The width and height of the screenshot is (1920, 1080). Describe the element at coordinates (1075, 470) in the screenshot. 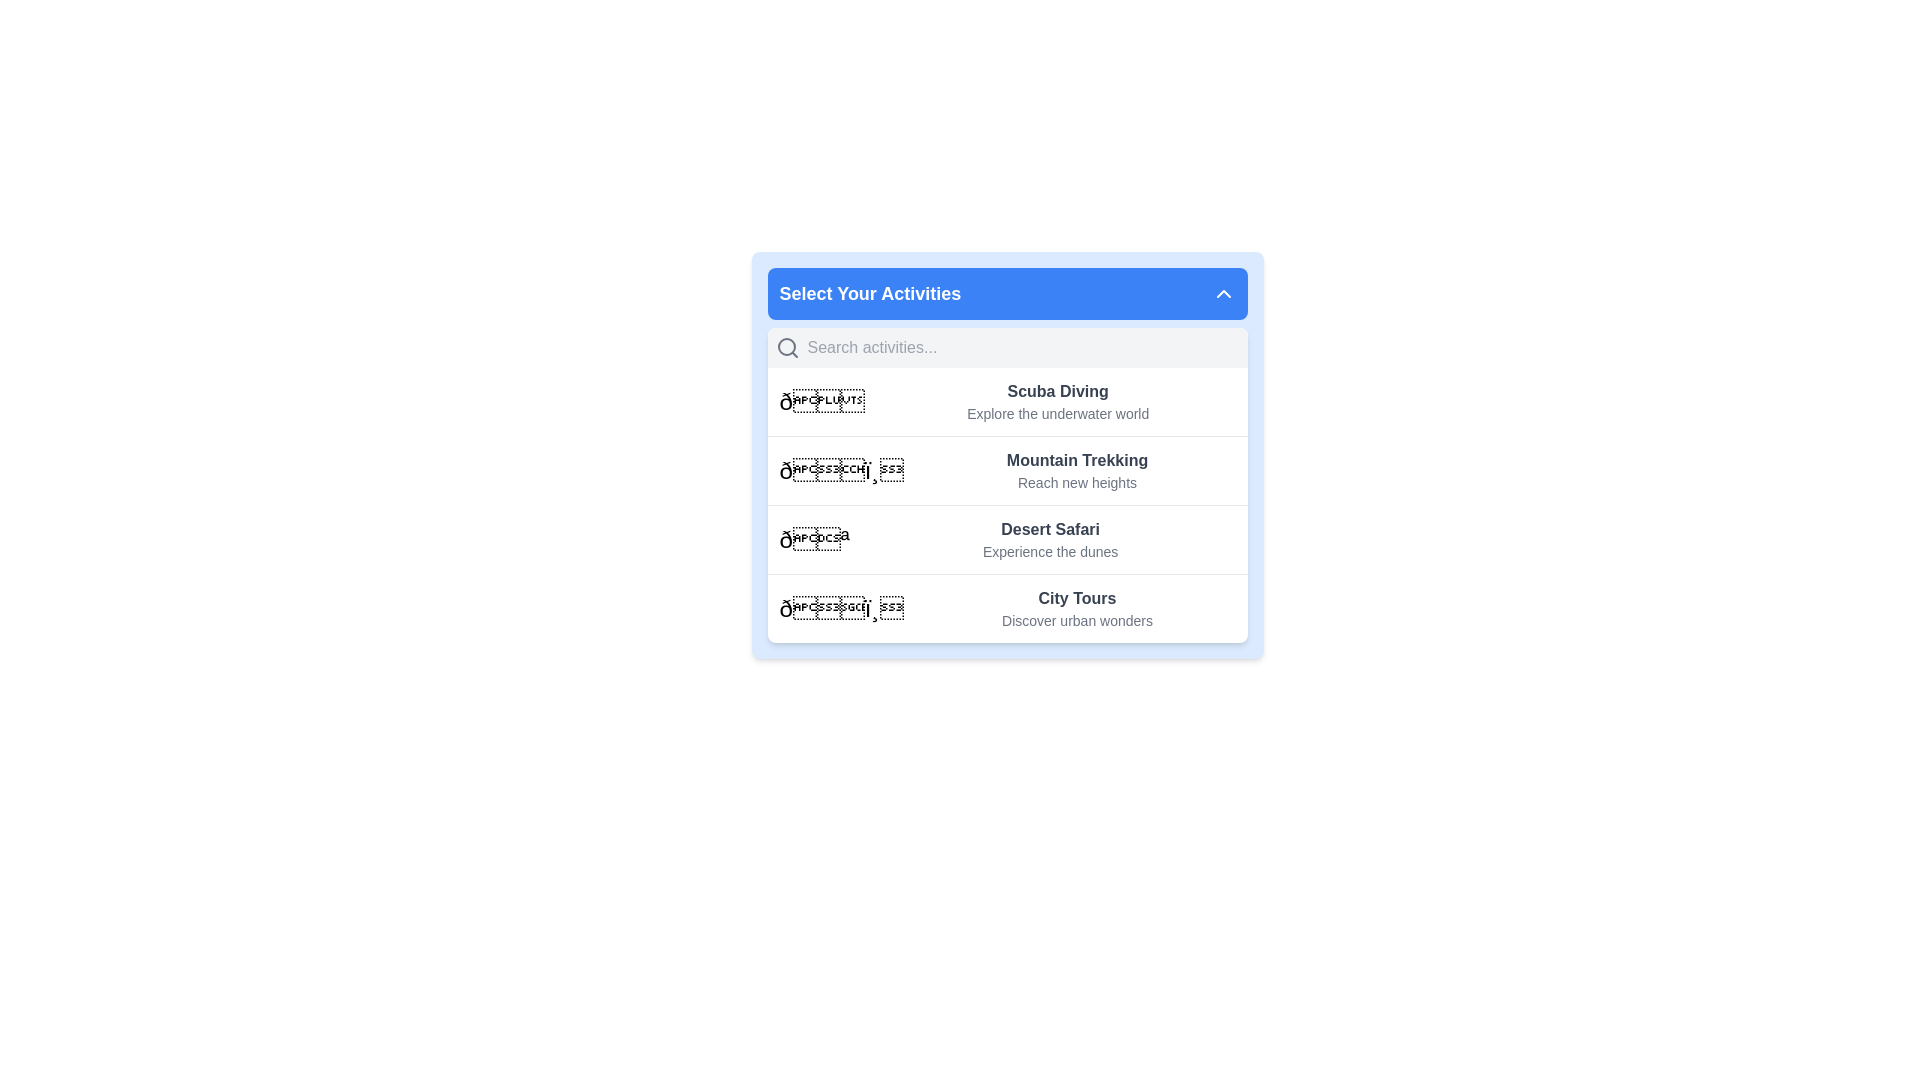

I see `the informational text block displaying 'Mountain Trekking' which is positioned centrally below 'Scuba Diving' and above 'Desert Safari' in the 'Select Your Activities' section` at that location.